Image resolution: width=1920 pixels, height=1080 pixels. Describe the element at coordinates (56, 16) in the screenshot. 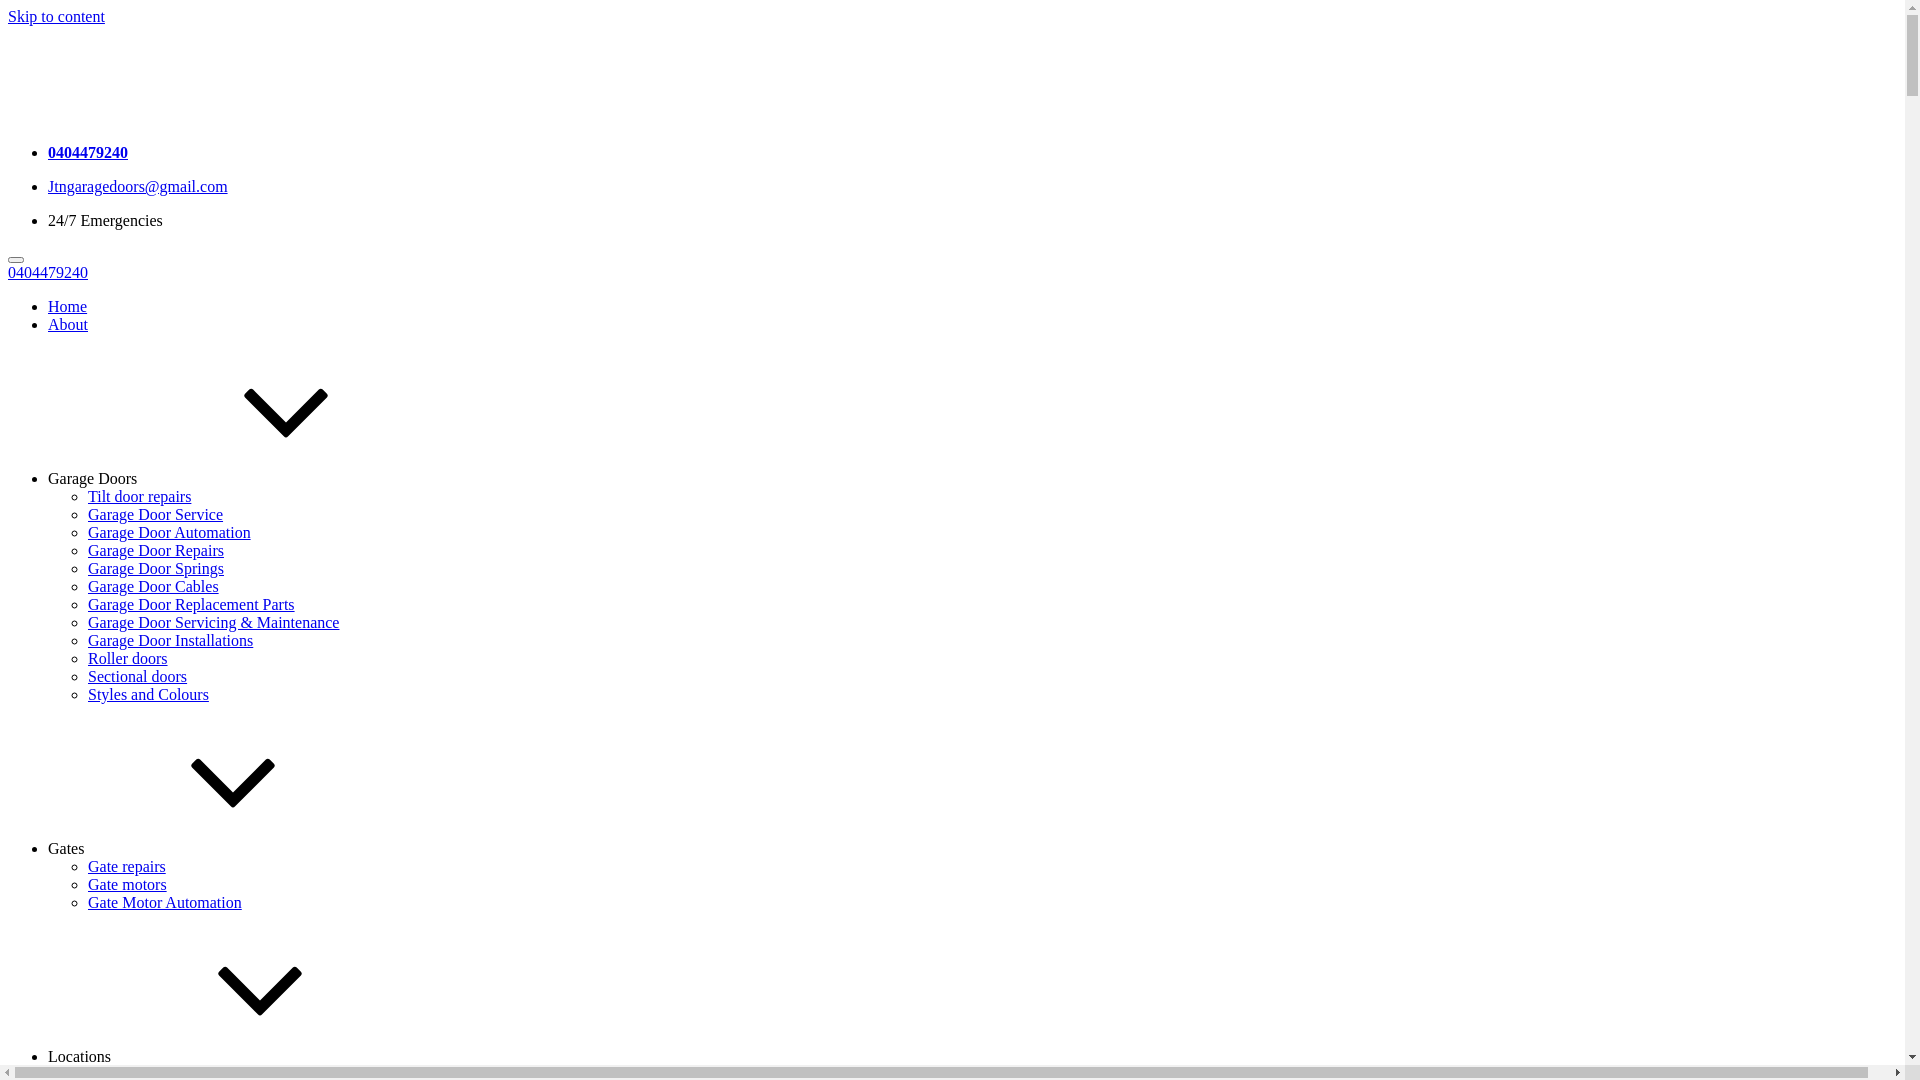

I see `'Skip to content'` at that location.